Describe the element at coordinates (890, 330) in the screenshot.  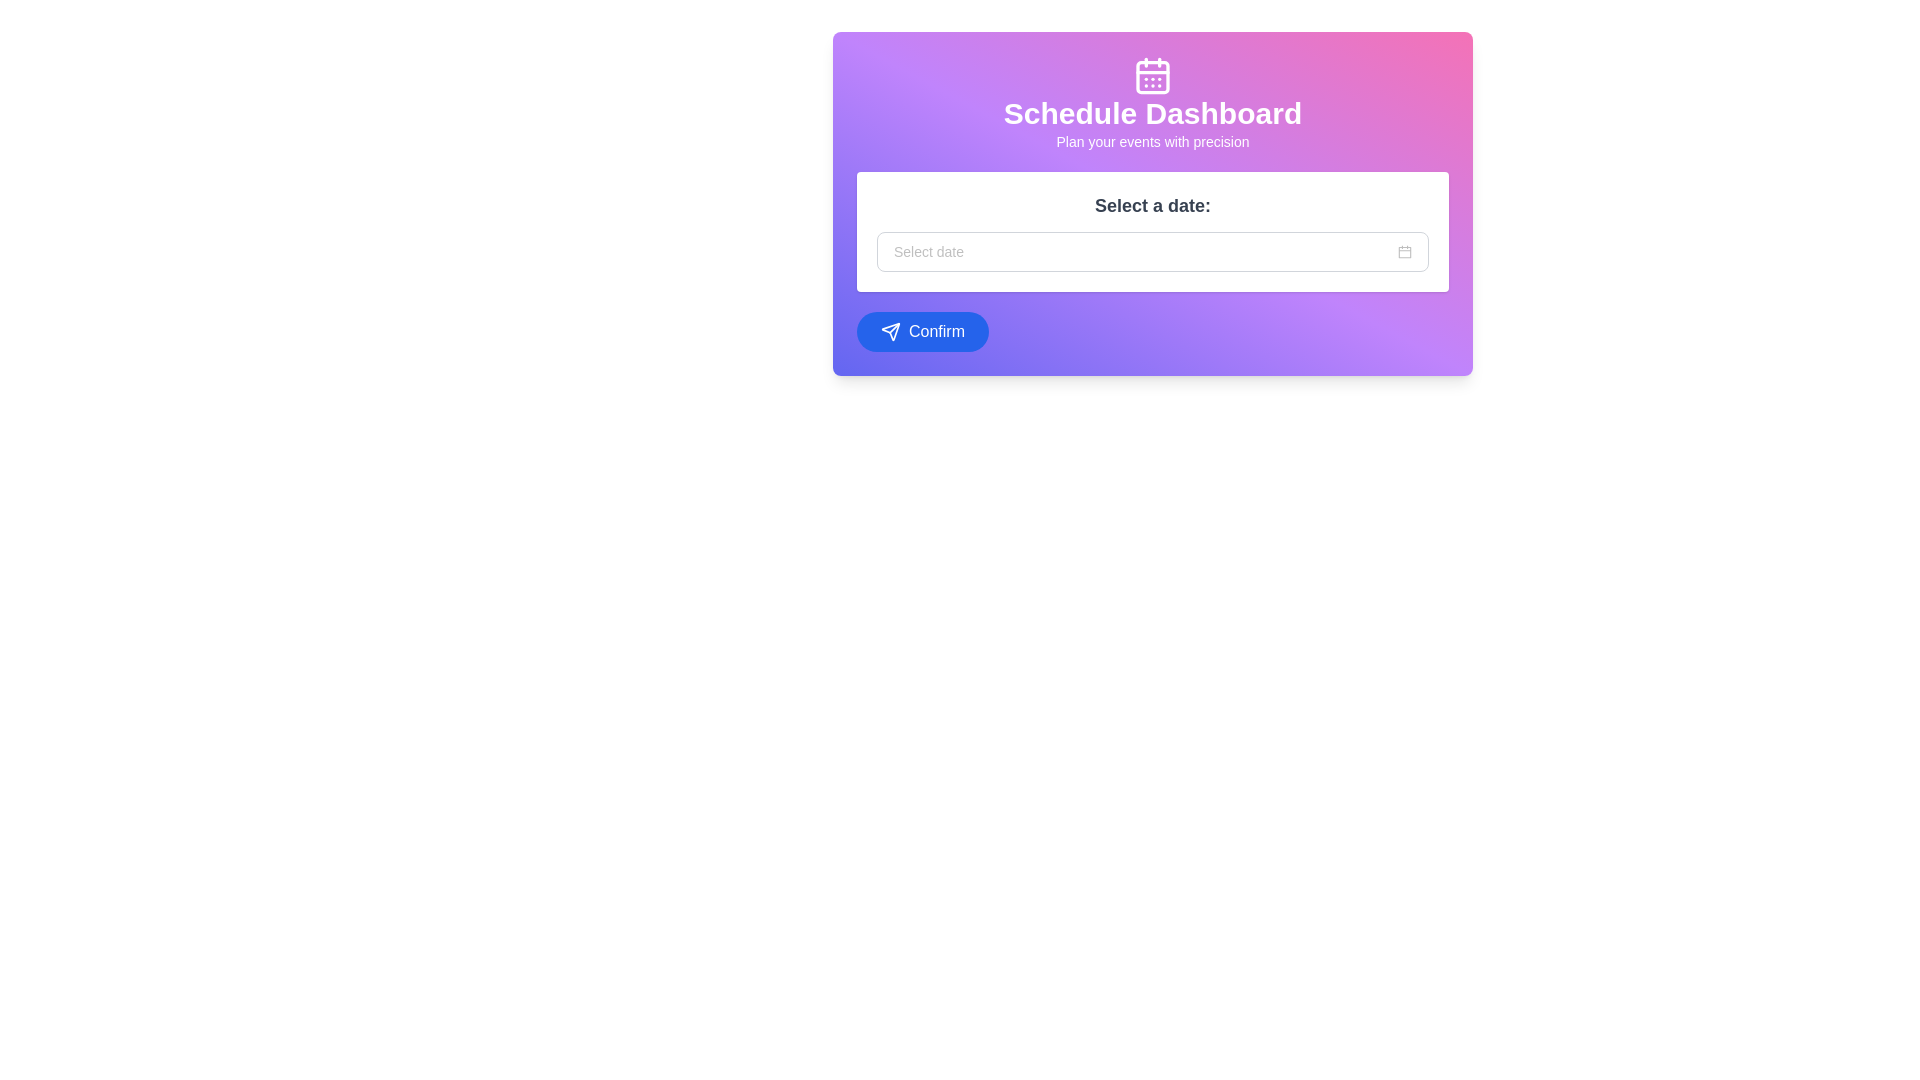
I see `the paper airplane icon within the 'Confirm' button located on the lower-left area of the purple card` at that location.